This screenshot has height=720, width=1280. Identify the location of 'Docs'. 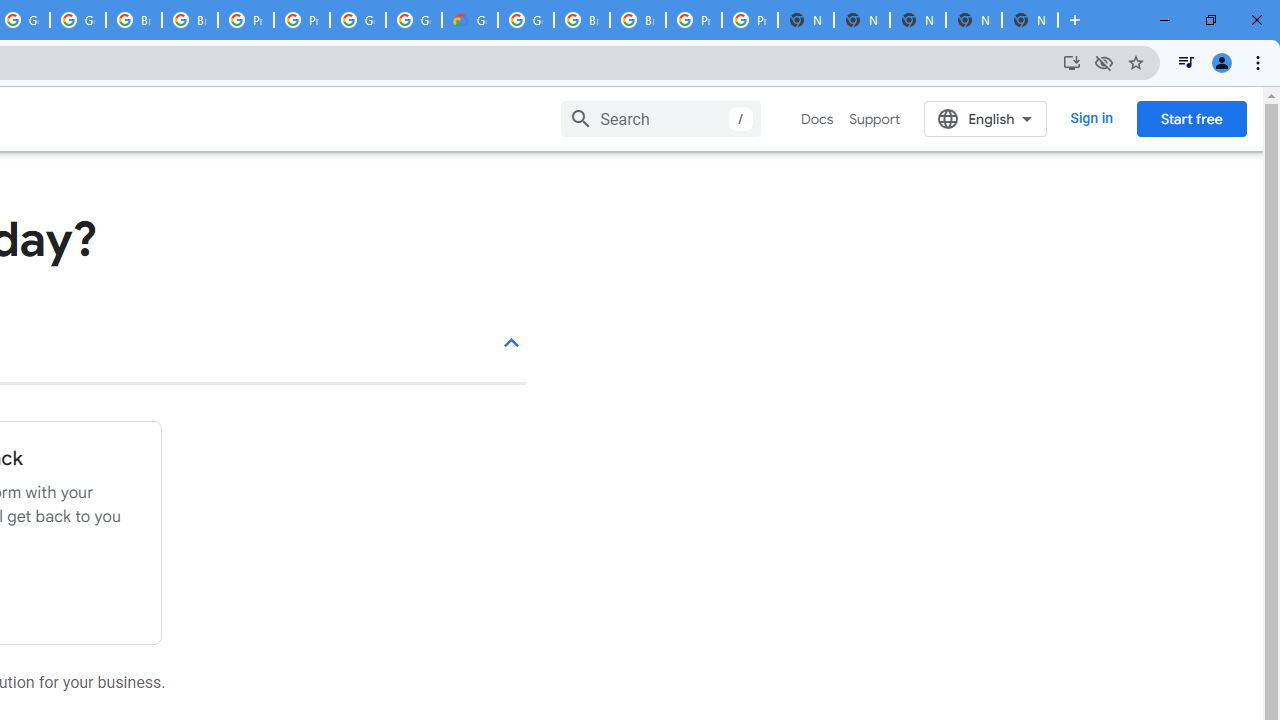
(817, 119).